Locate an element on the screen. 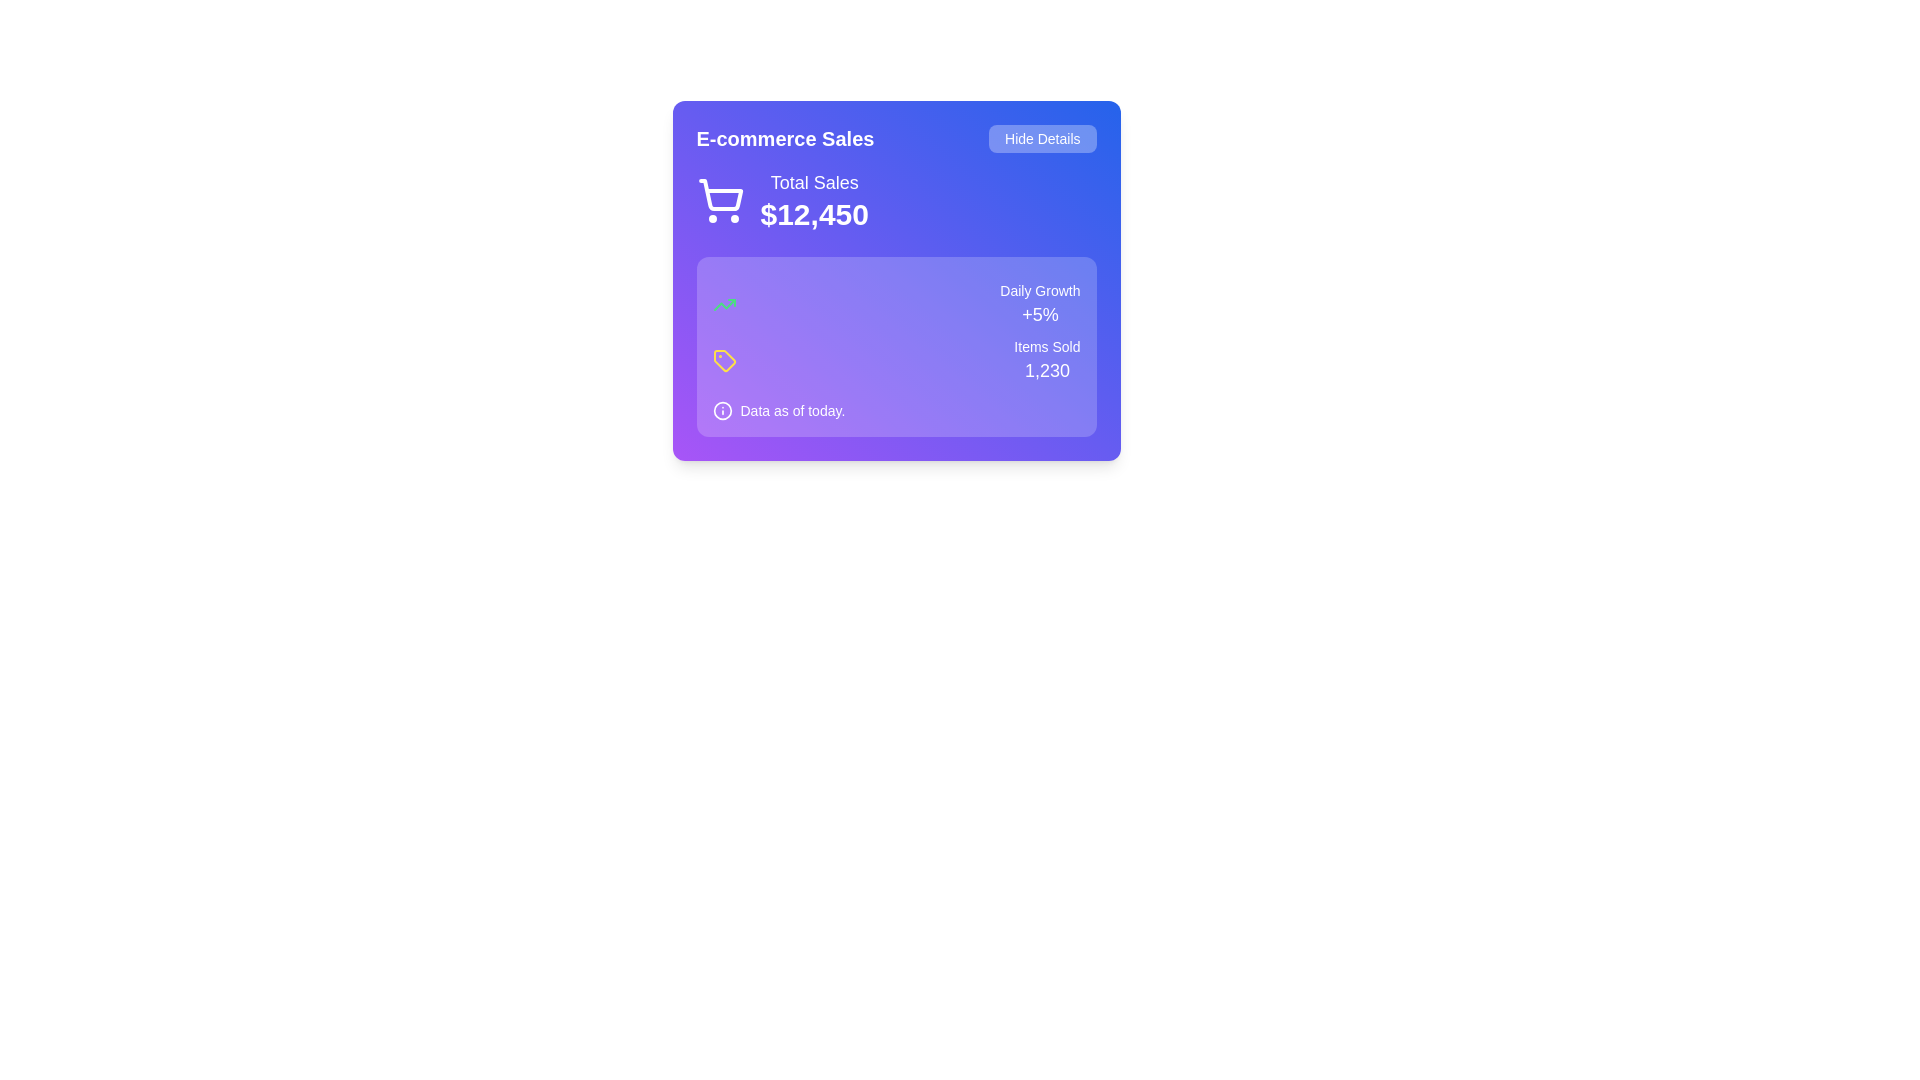 Image resolution: width=1920 pixels, height=1080 pixels. the text label displaying '1,230' in large bold white font, located under 'Items Sold' and to the right of a growth metrics box is located at coordinates (1046, 370).